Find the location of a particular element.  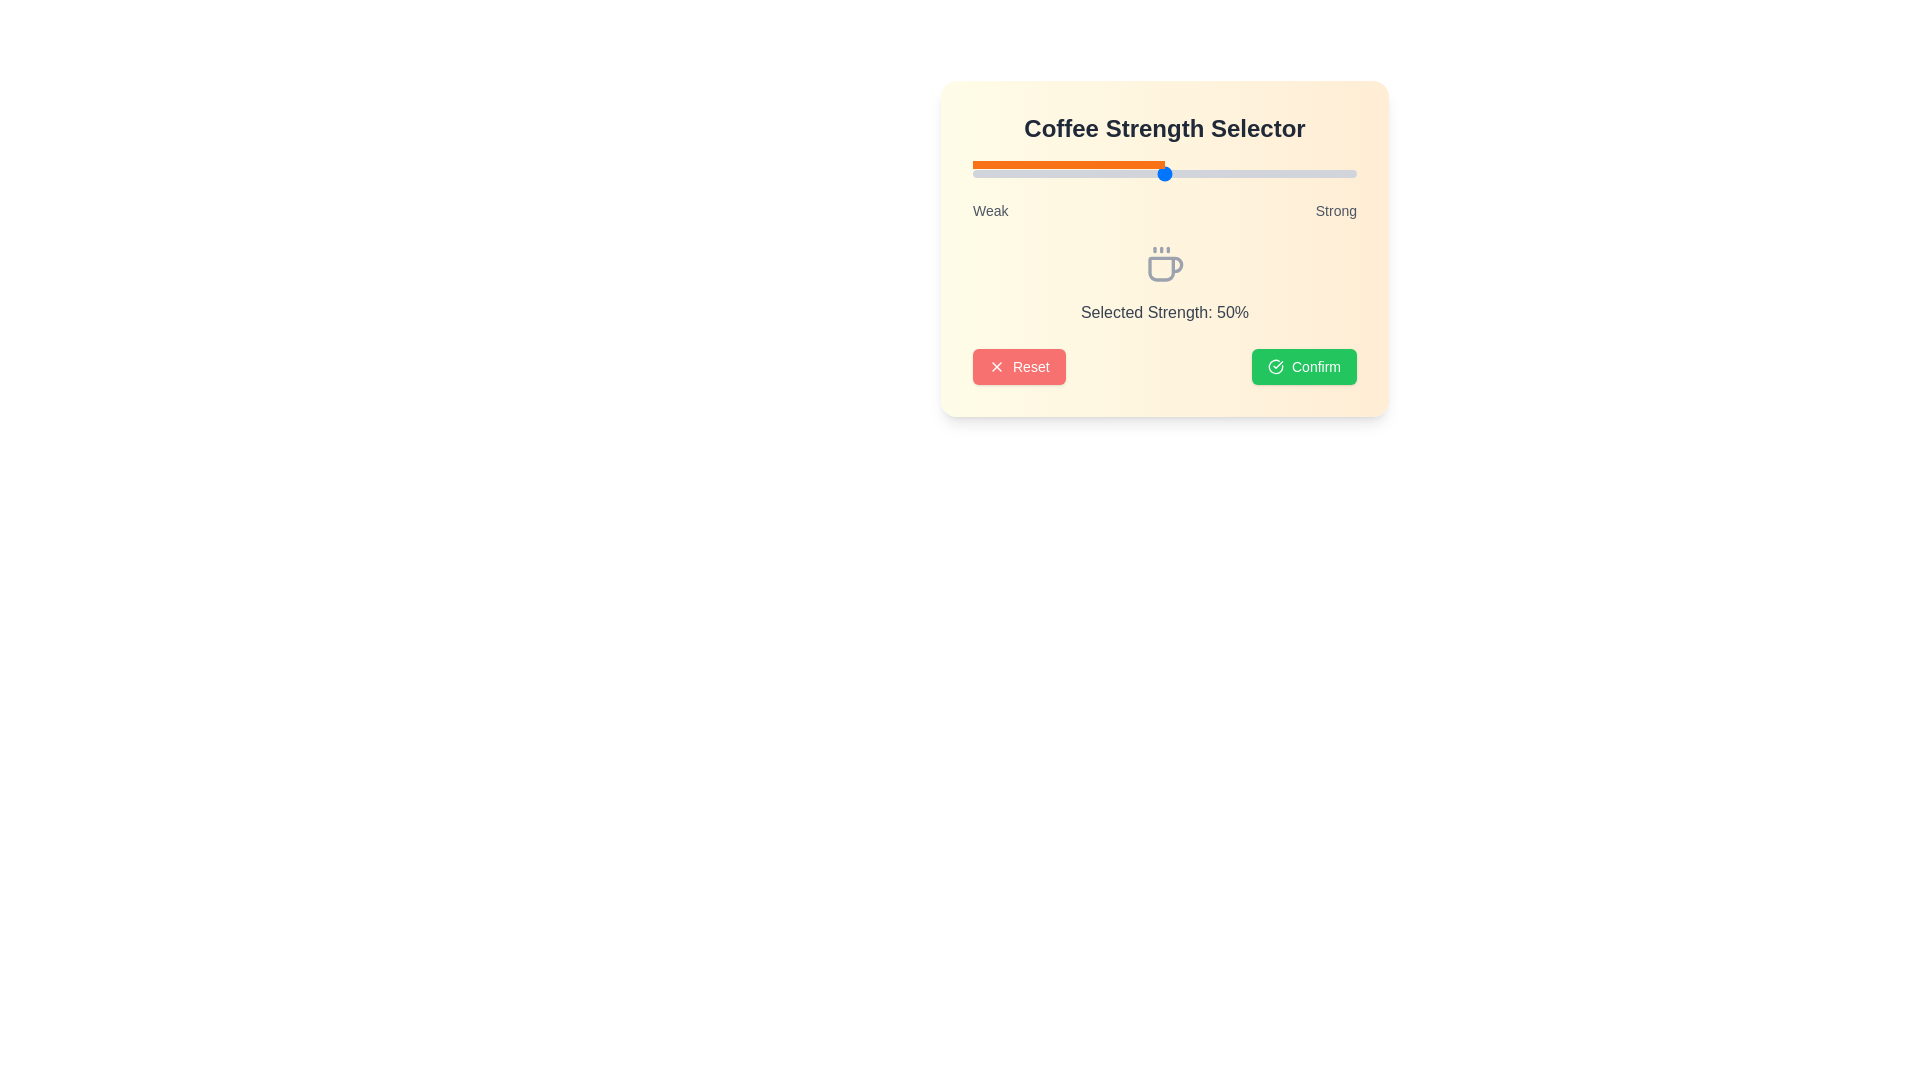

the coffee strength is located at coordinates (1038, 172).